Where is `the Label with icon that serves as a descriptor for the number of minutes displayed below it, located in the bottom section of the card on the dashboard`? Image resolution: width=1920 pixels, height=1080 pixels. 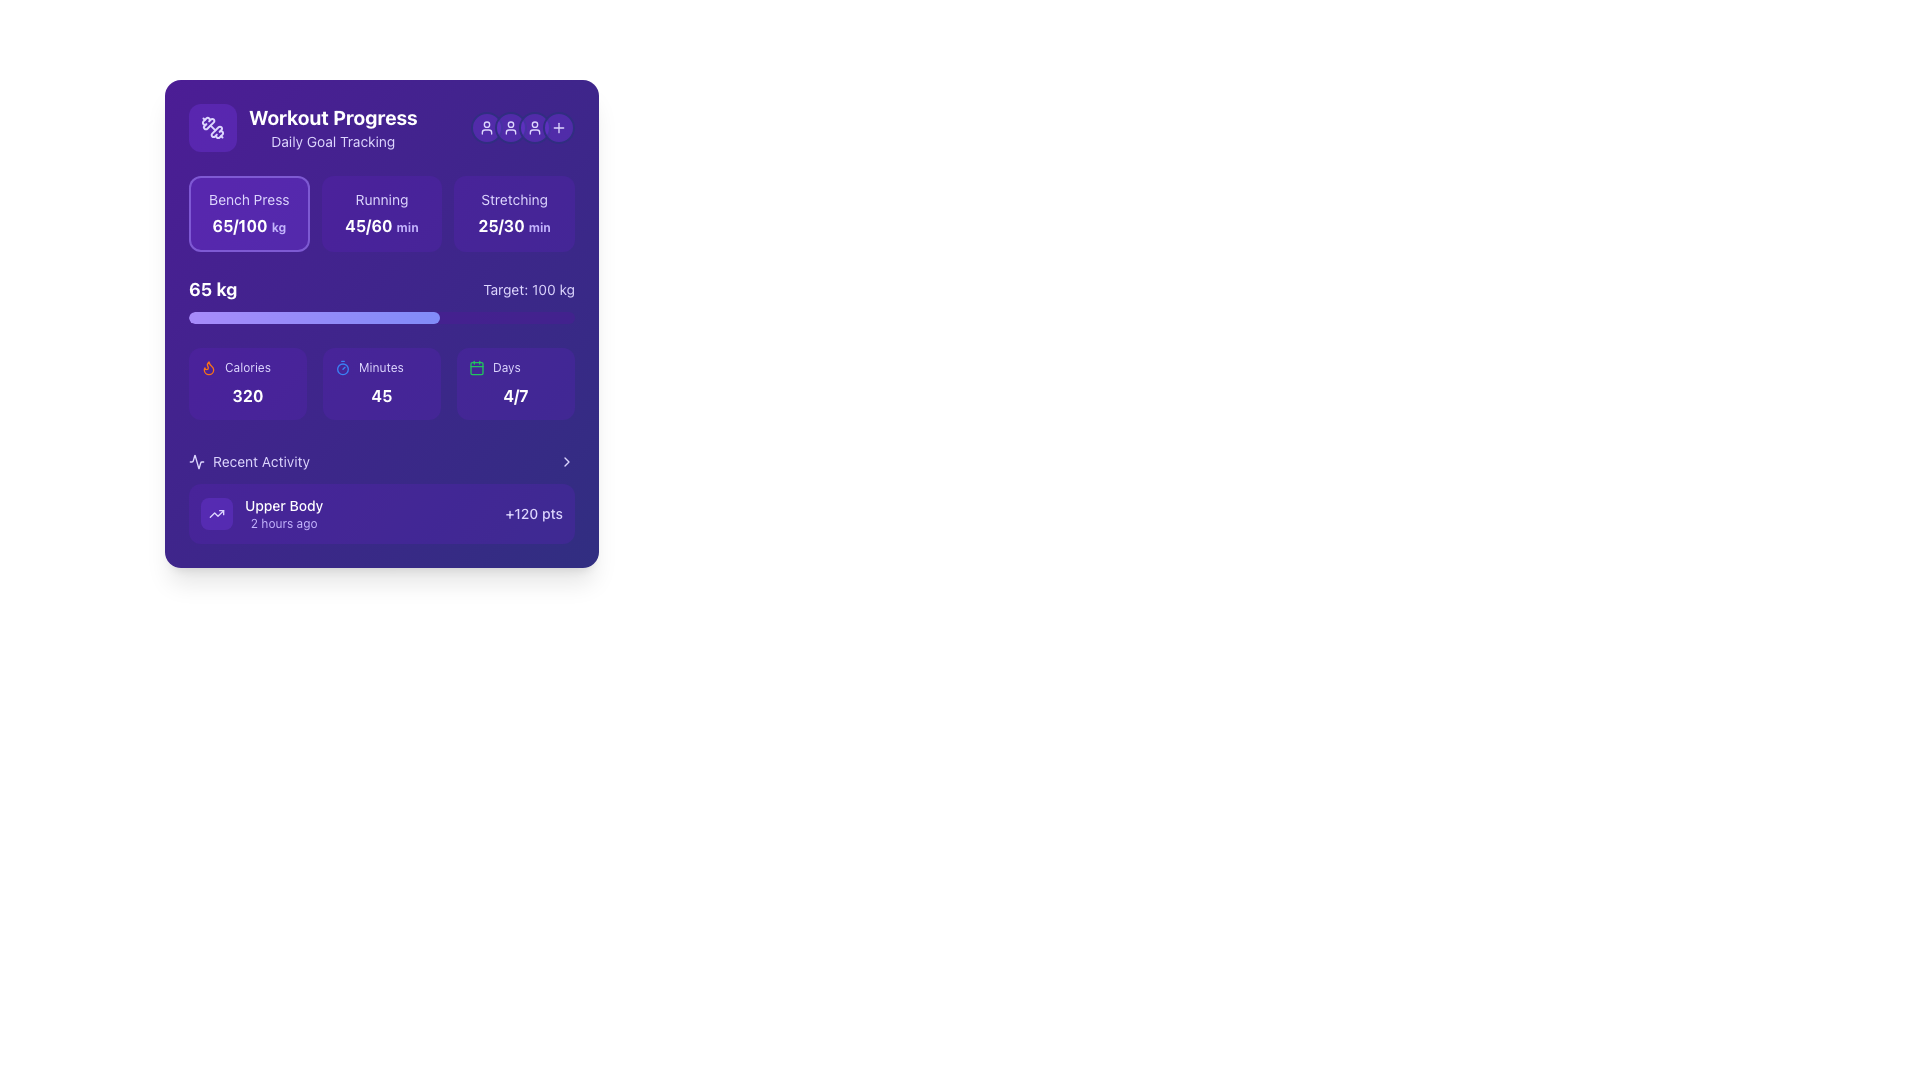
the Label with icon that serves as a descriptor for the number of minutes displayed below it, located in the bottom section of the card on the dashboard is located at coordinates (382, 367).